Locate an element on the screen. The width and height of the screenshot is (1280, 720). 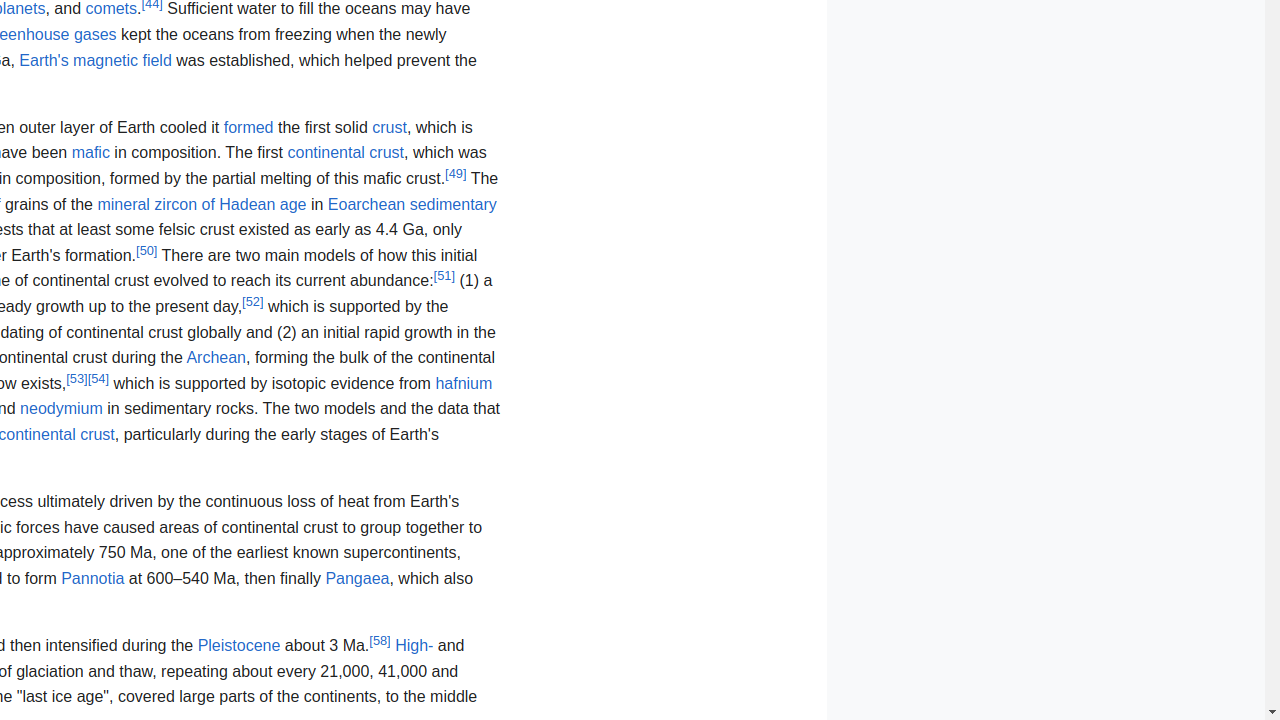
'Pleistocene' is located at coordinates (238, 645).